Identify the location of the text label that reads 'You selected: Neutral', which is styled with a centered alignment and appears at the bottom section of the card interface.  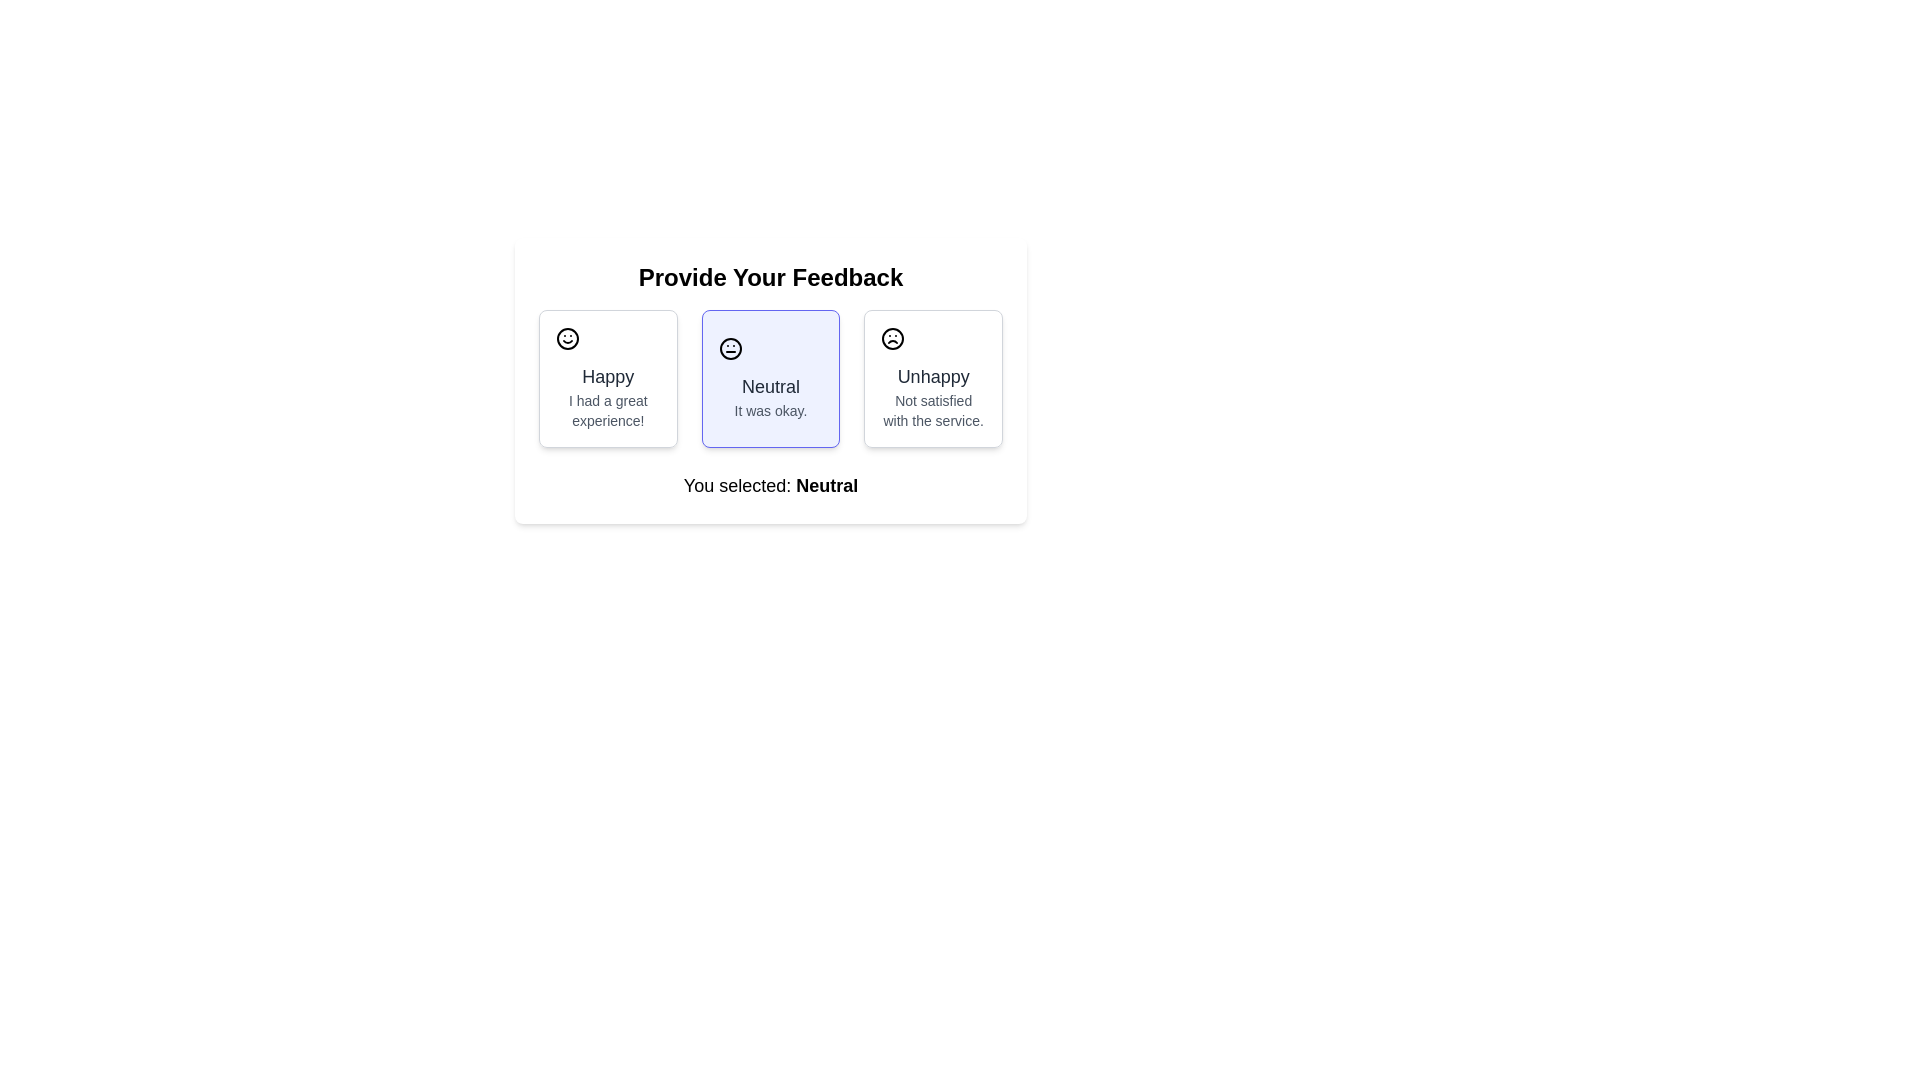
(770, 486).